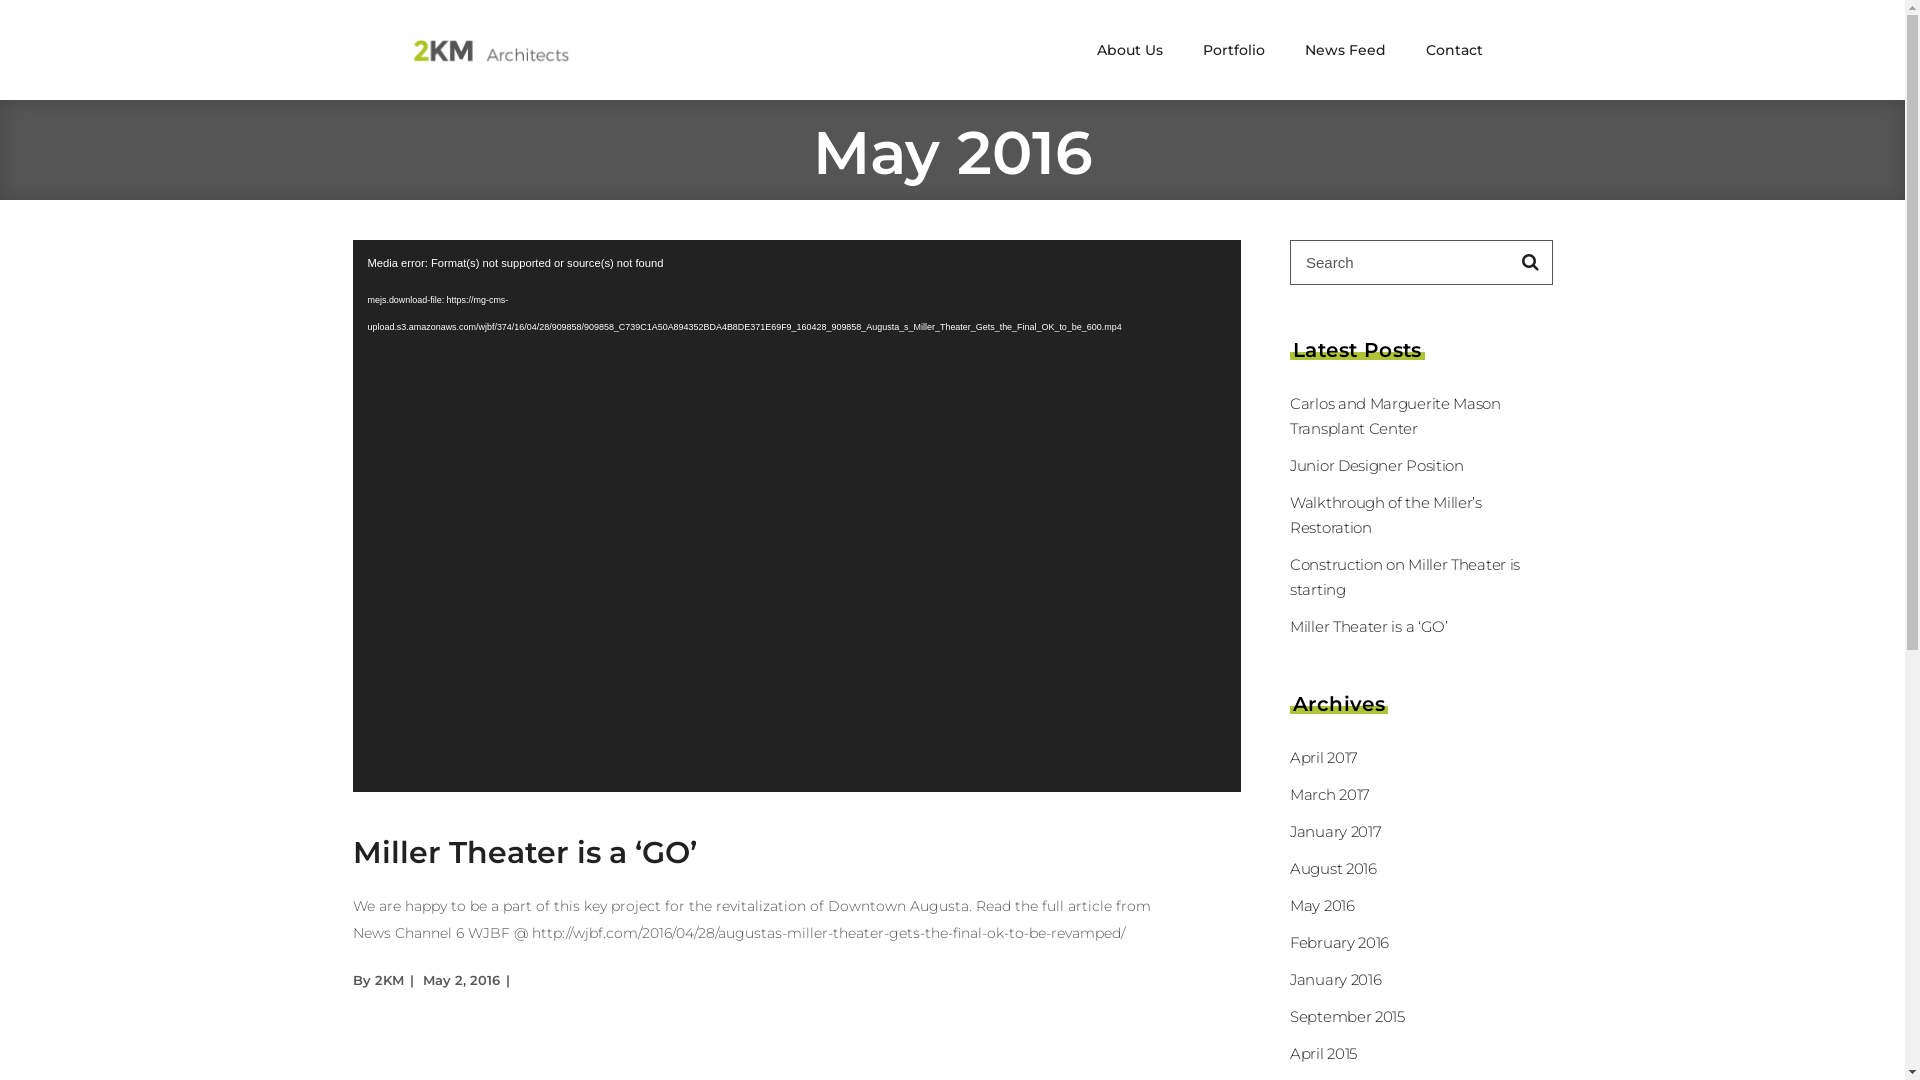 The image size is (1920, 1080). I want to click on 'Contact', so click(1405, 49).